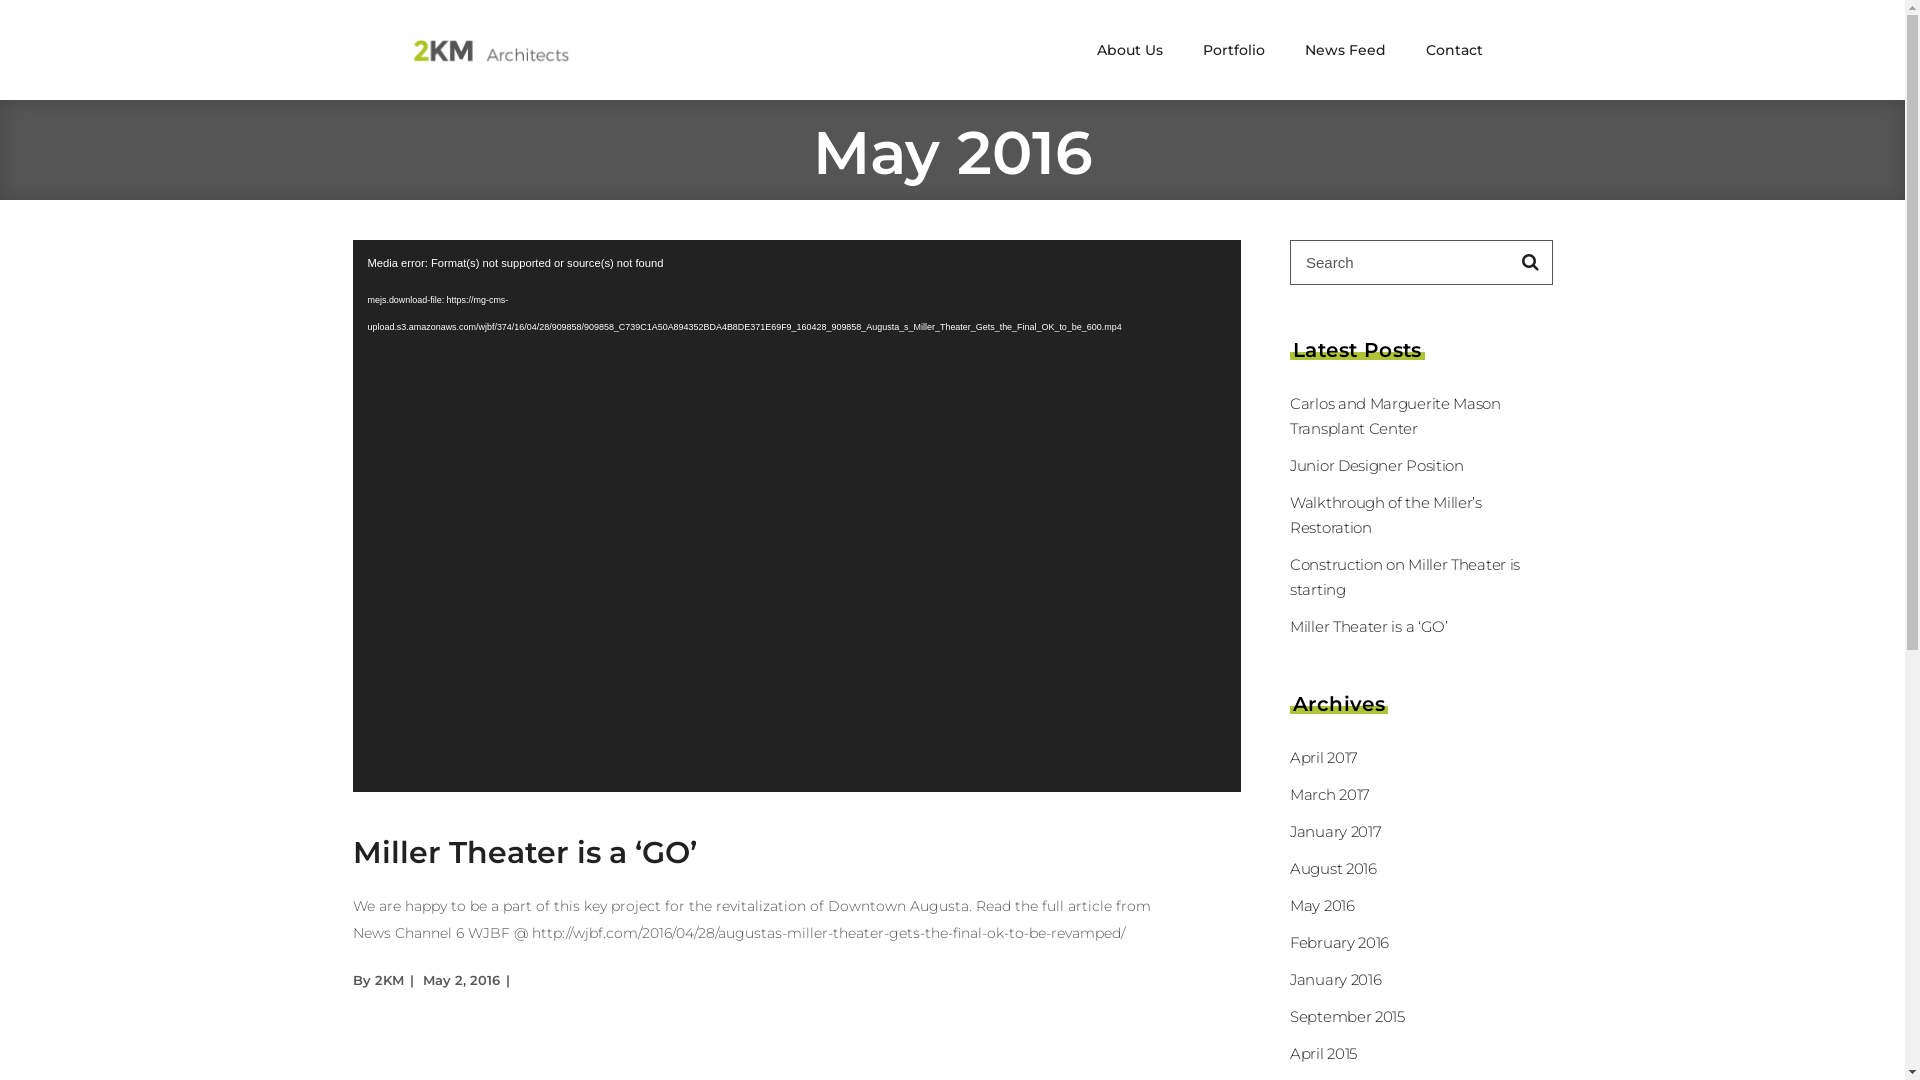 The image size is (1920, 1080). I want to click on 'Contact', so click(1405, 49).